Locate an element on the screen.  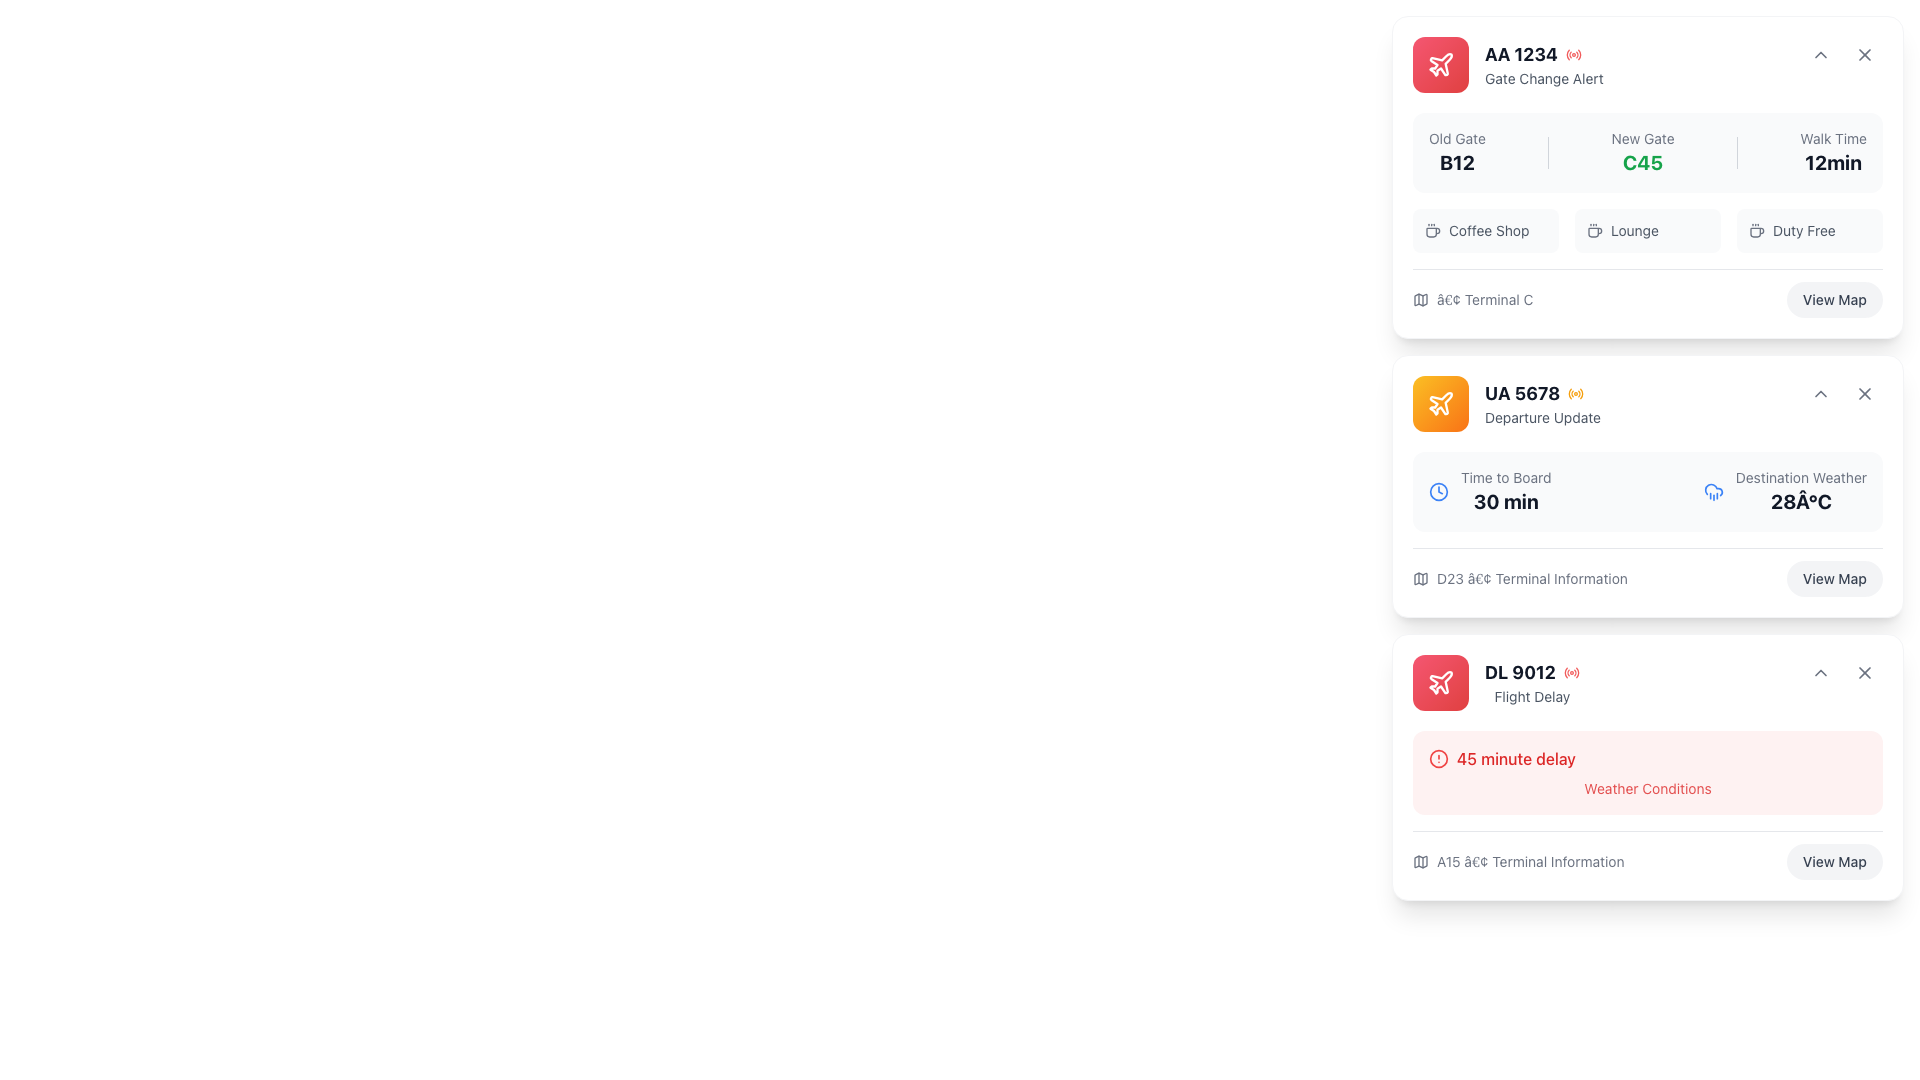
the chevron icon in the top-right corner of the flight information card for 'DL 9012' is located at coordinates (1820, 672).